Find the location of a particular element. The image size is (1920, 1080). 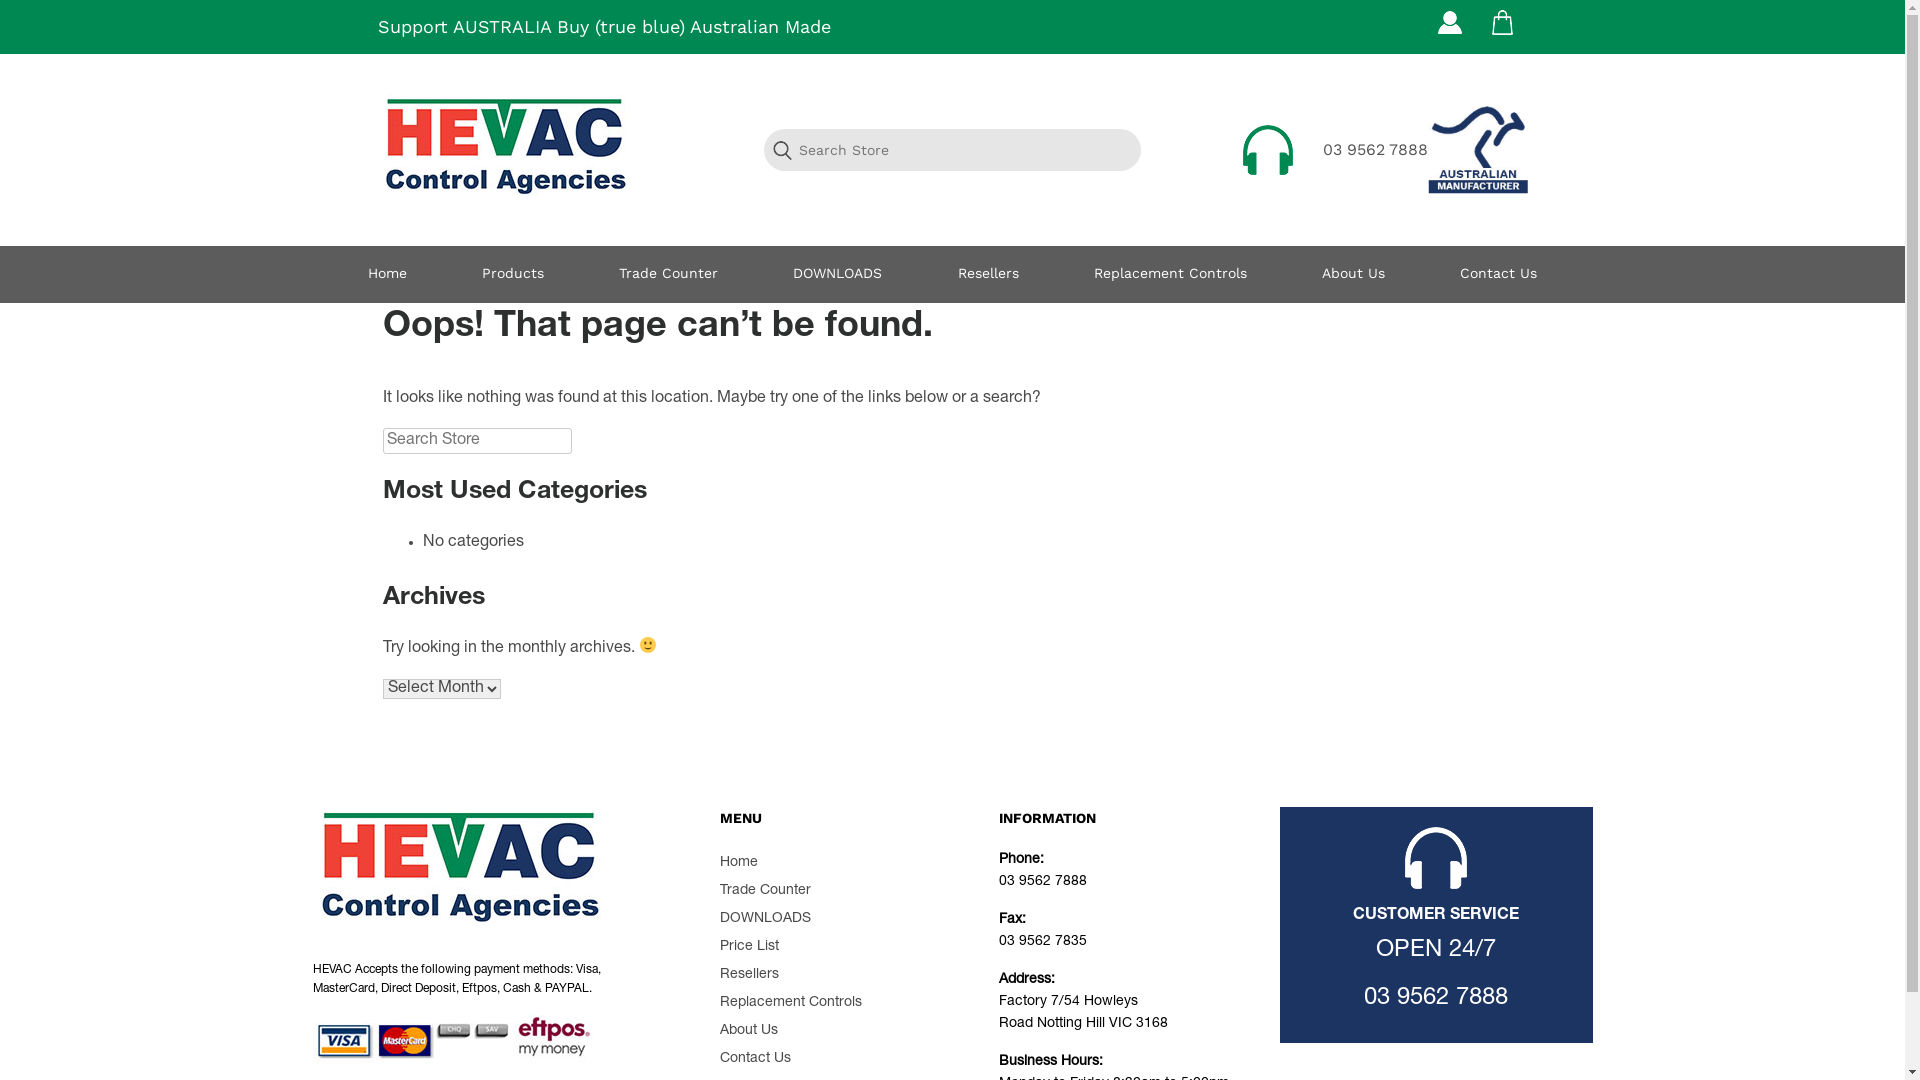

'DOWNLOADS' is located at coordinates (764, 918).